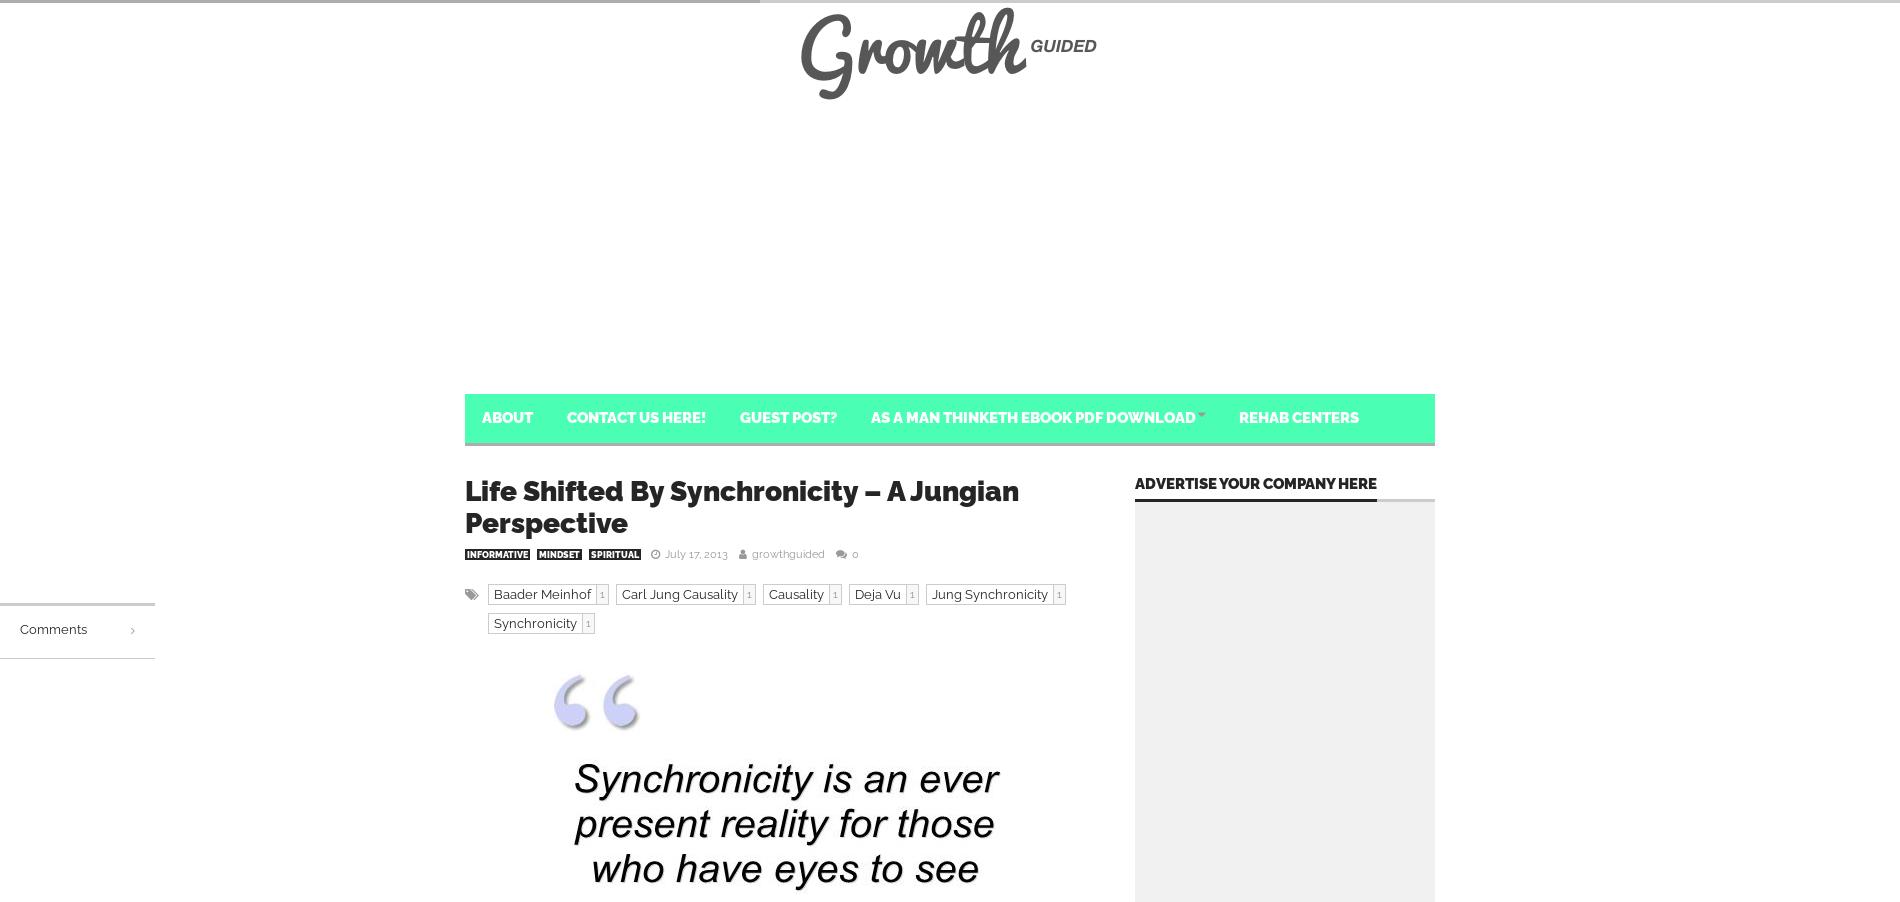  What do you see at coordinates (542, 594) in the screenshot?
I see `'Baader Meinhof'` at bounding box center [542, 594].